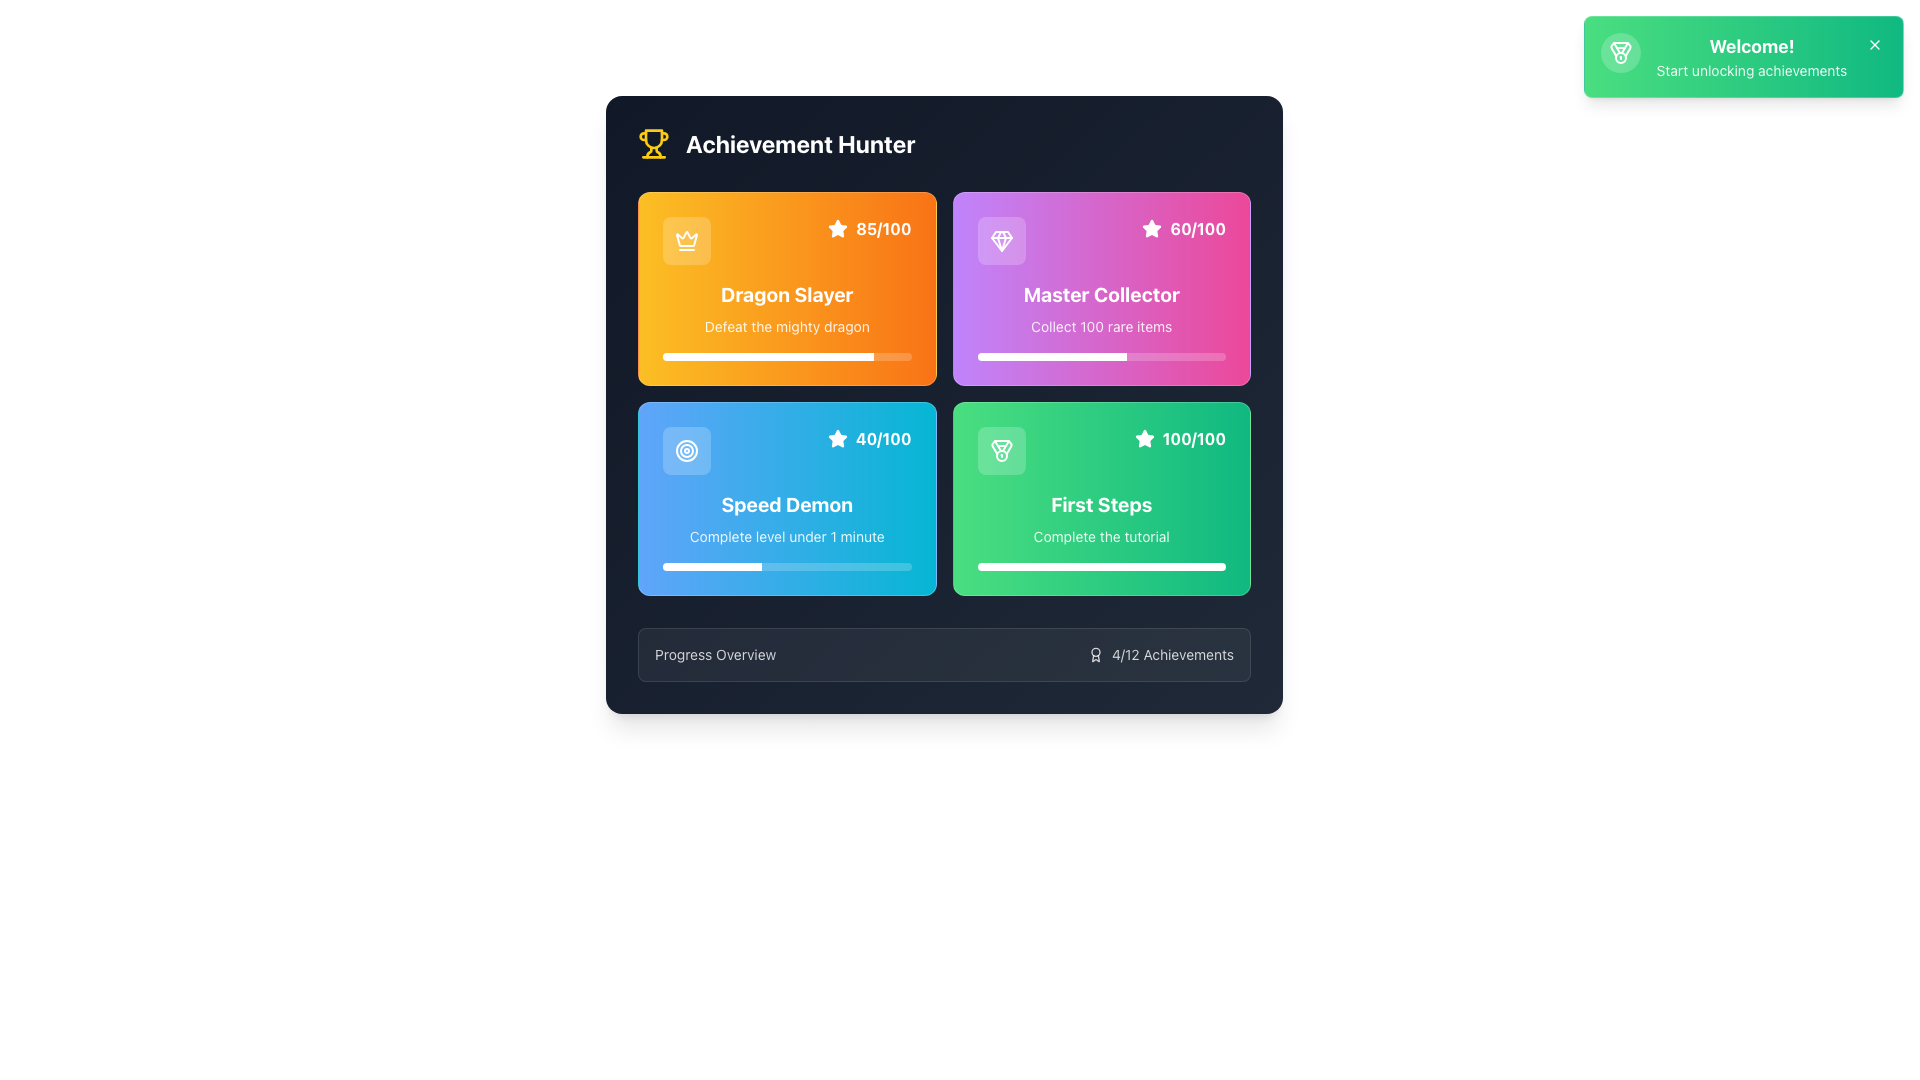  I want to click on the white star-shaped icon located on the rightmost panel of the grid, directly to the left of the '100/100' text, so click(1144, 438).